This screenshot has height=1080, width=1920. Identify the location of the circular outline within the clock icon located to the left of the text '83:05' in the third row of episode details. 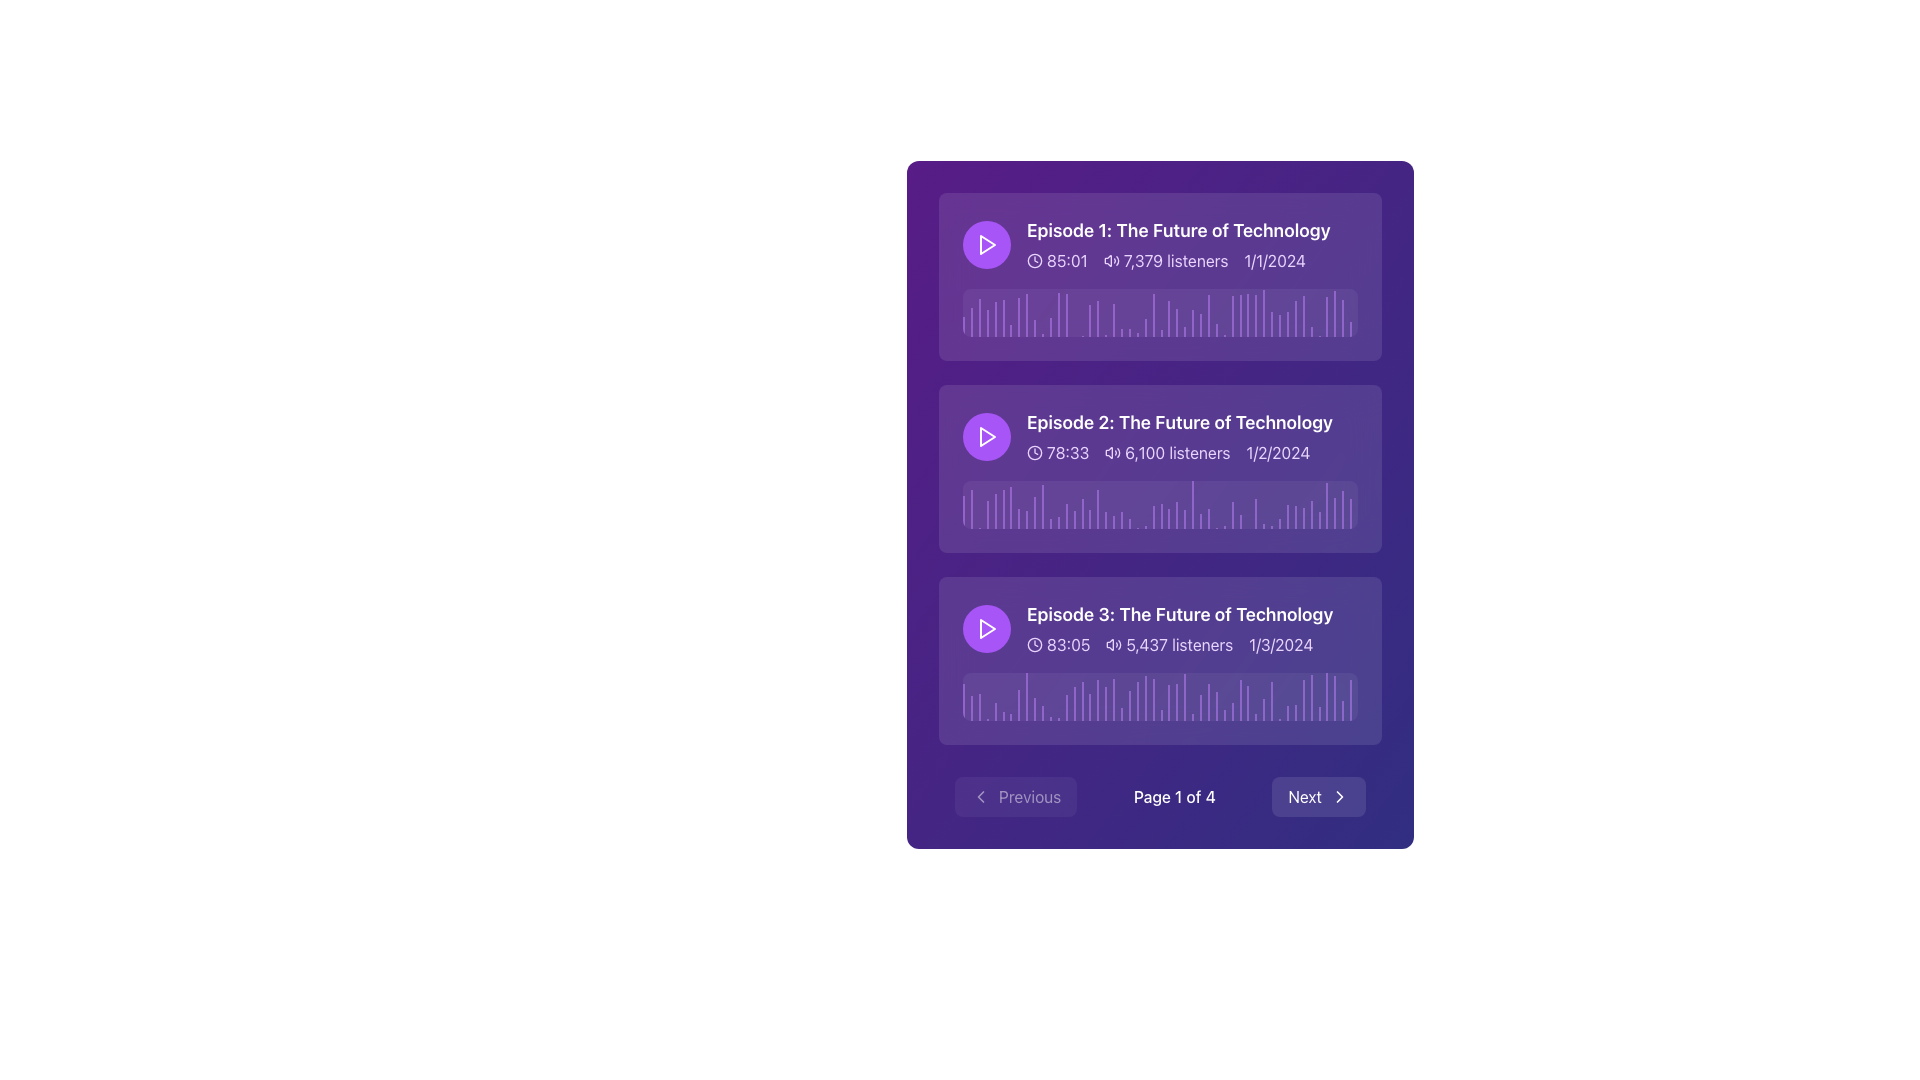
(1035, 644).